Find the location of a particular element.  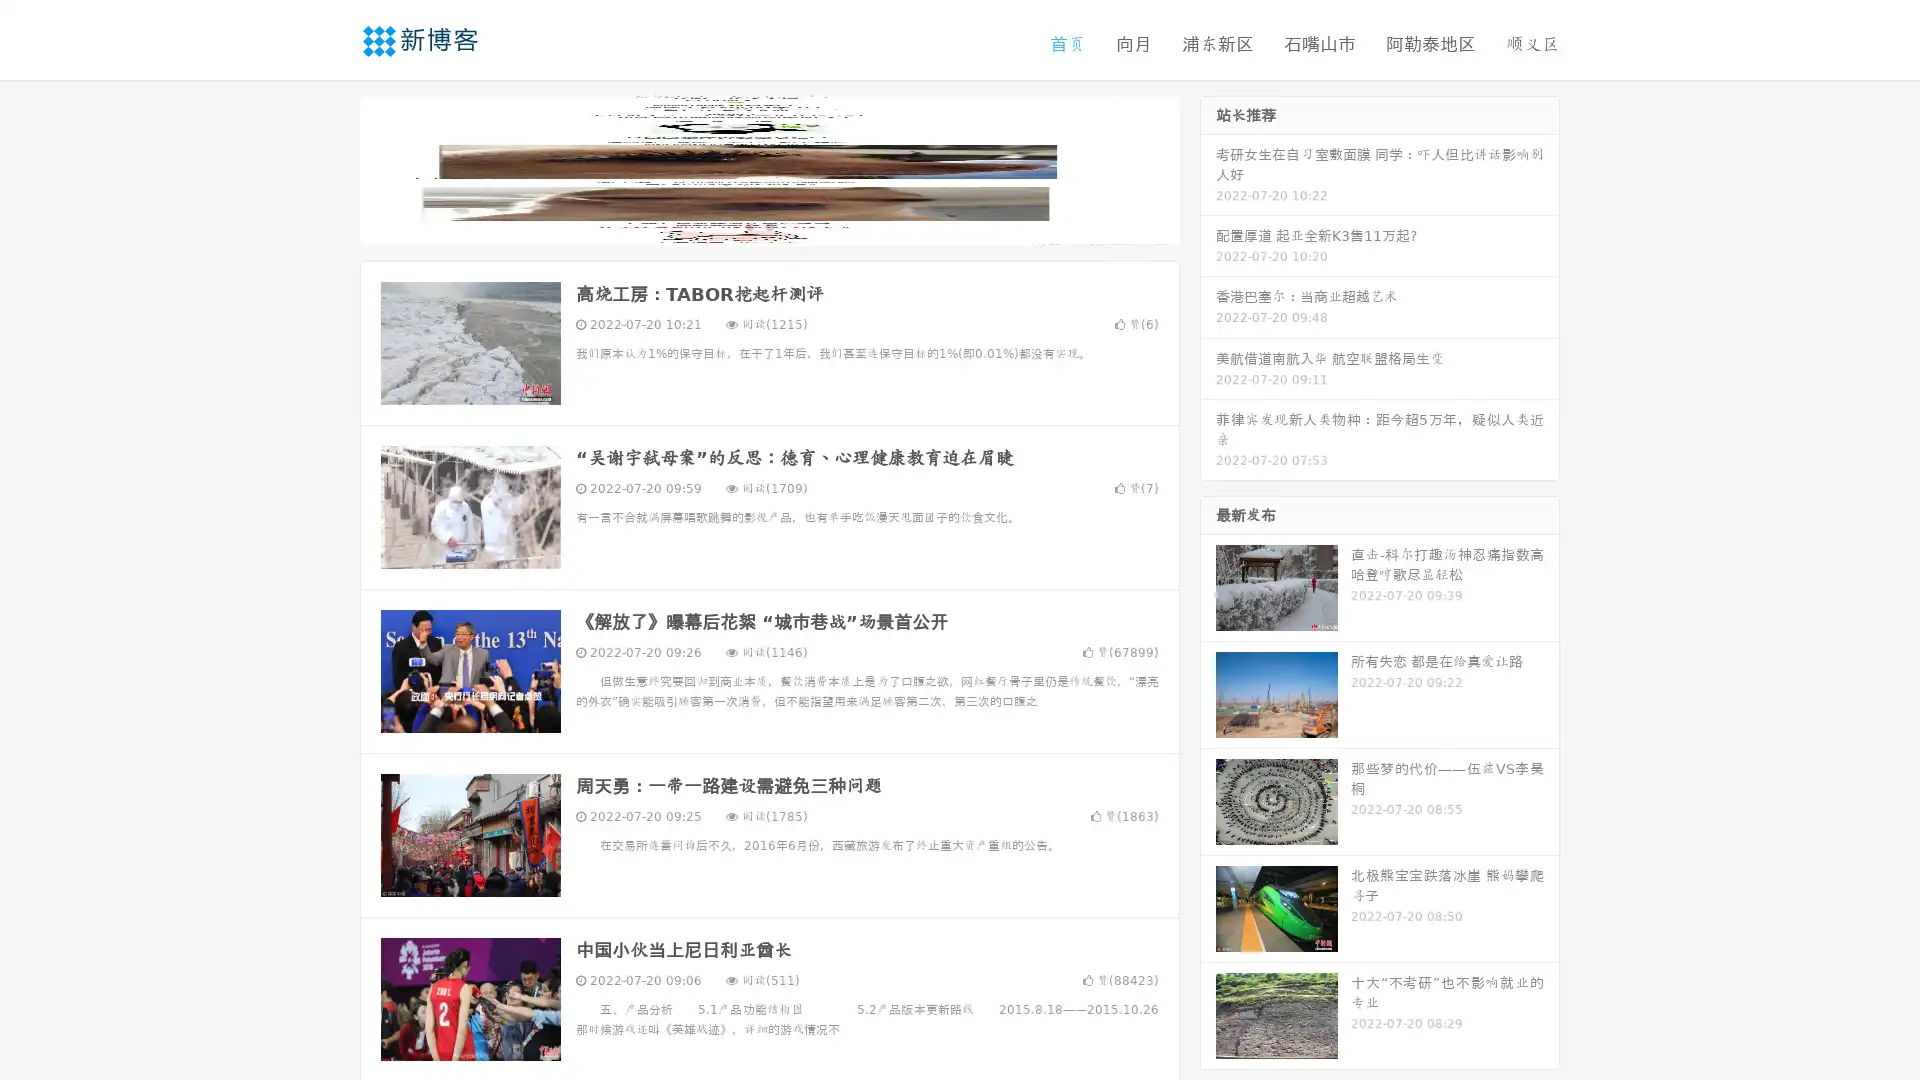

Next slide is located at coordinates (1208, 168).